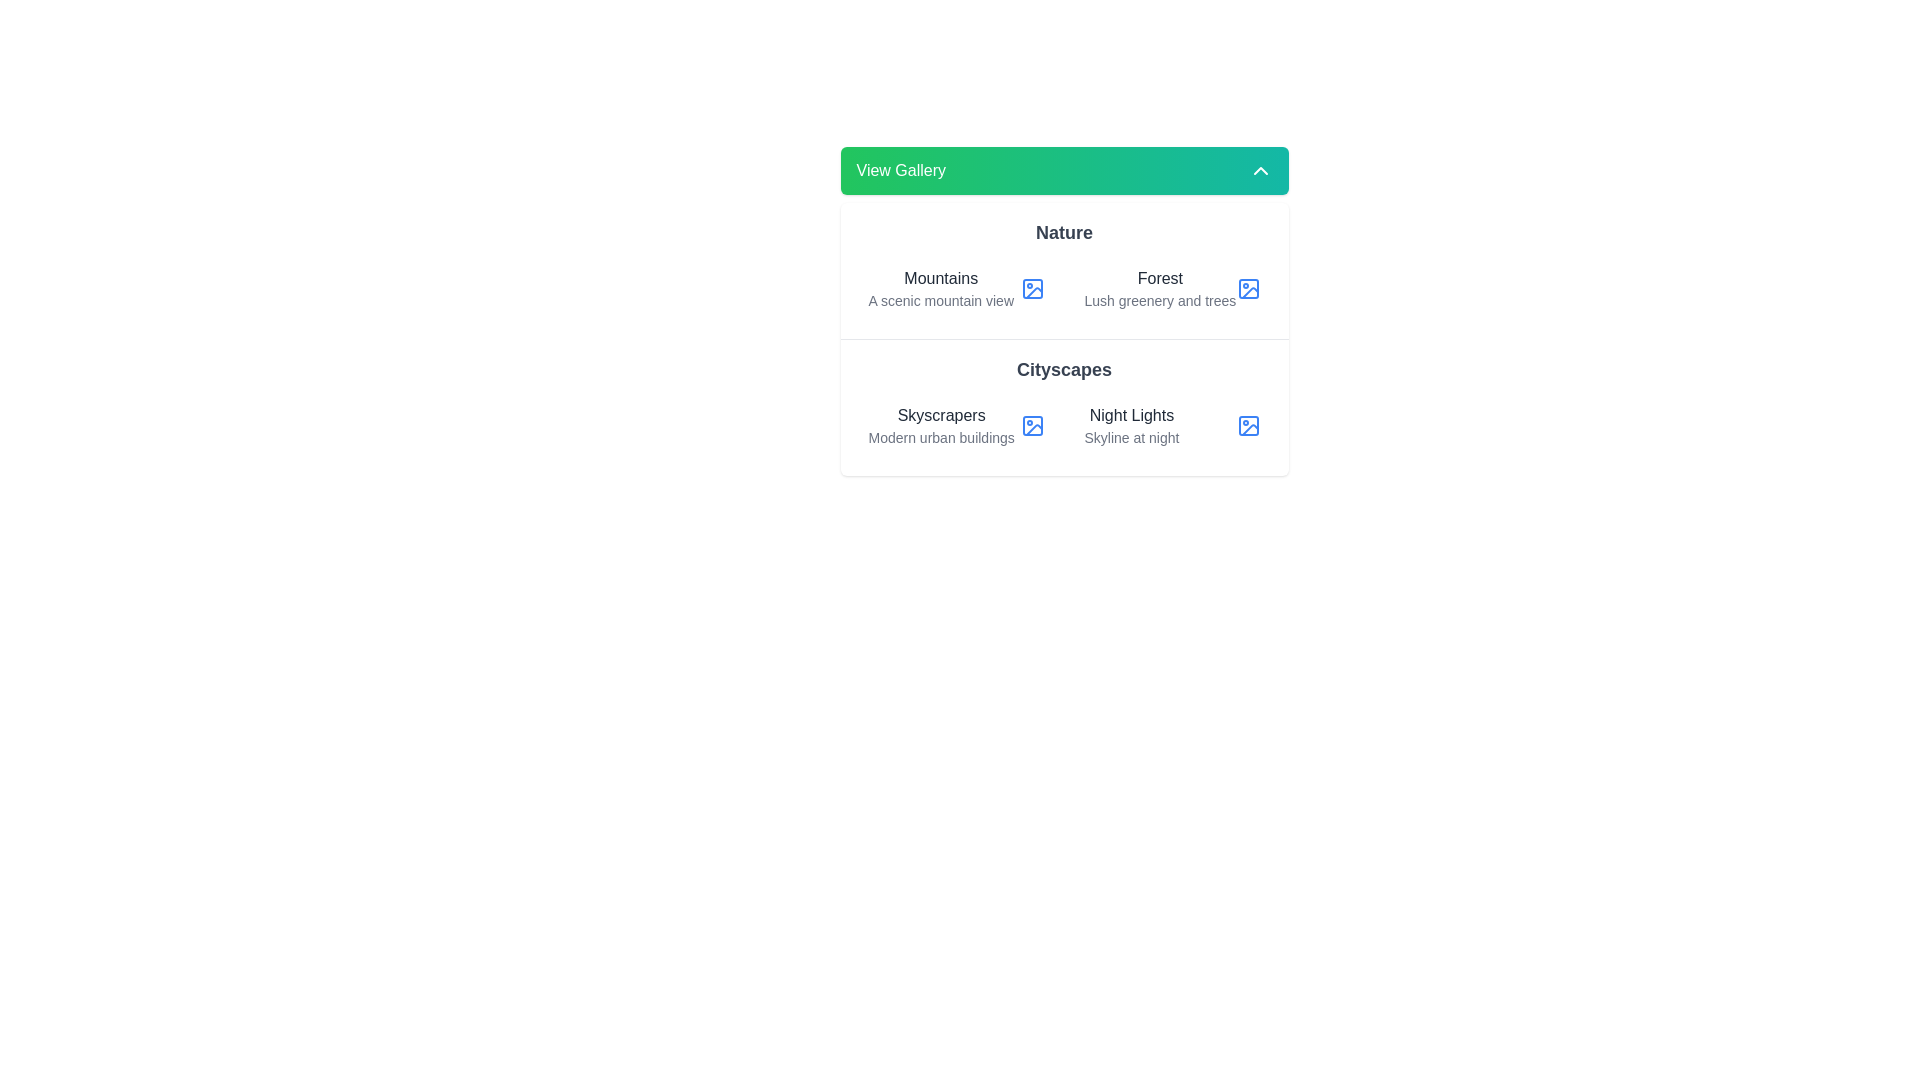 This screenshot has width=1920, height=1080. What do you see at coordinates (1172, 289) in the screenshot?
I see `the category tile titled 'Forest' which displays the description 'Lush greenery and trees' and is positioned under the header 'Nature' as the second item in the grid` at bounding box center [1172, 289].